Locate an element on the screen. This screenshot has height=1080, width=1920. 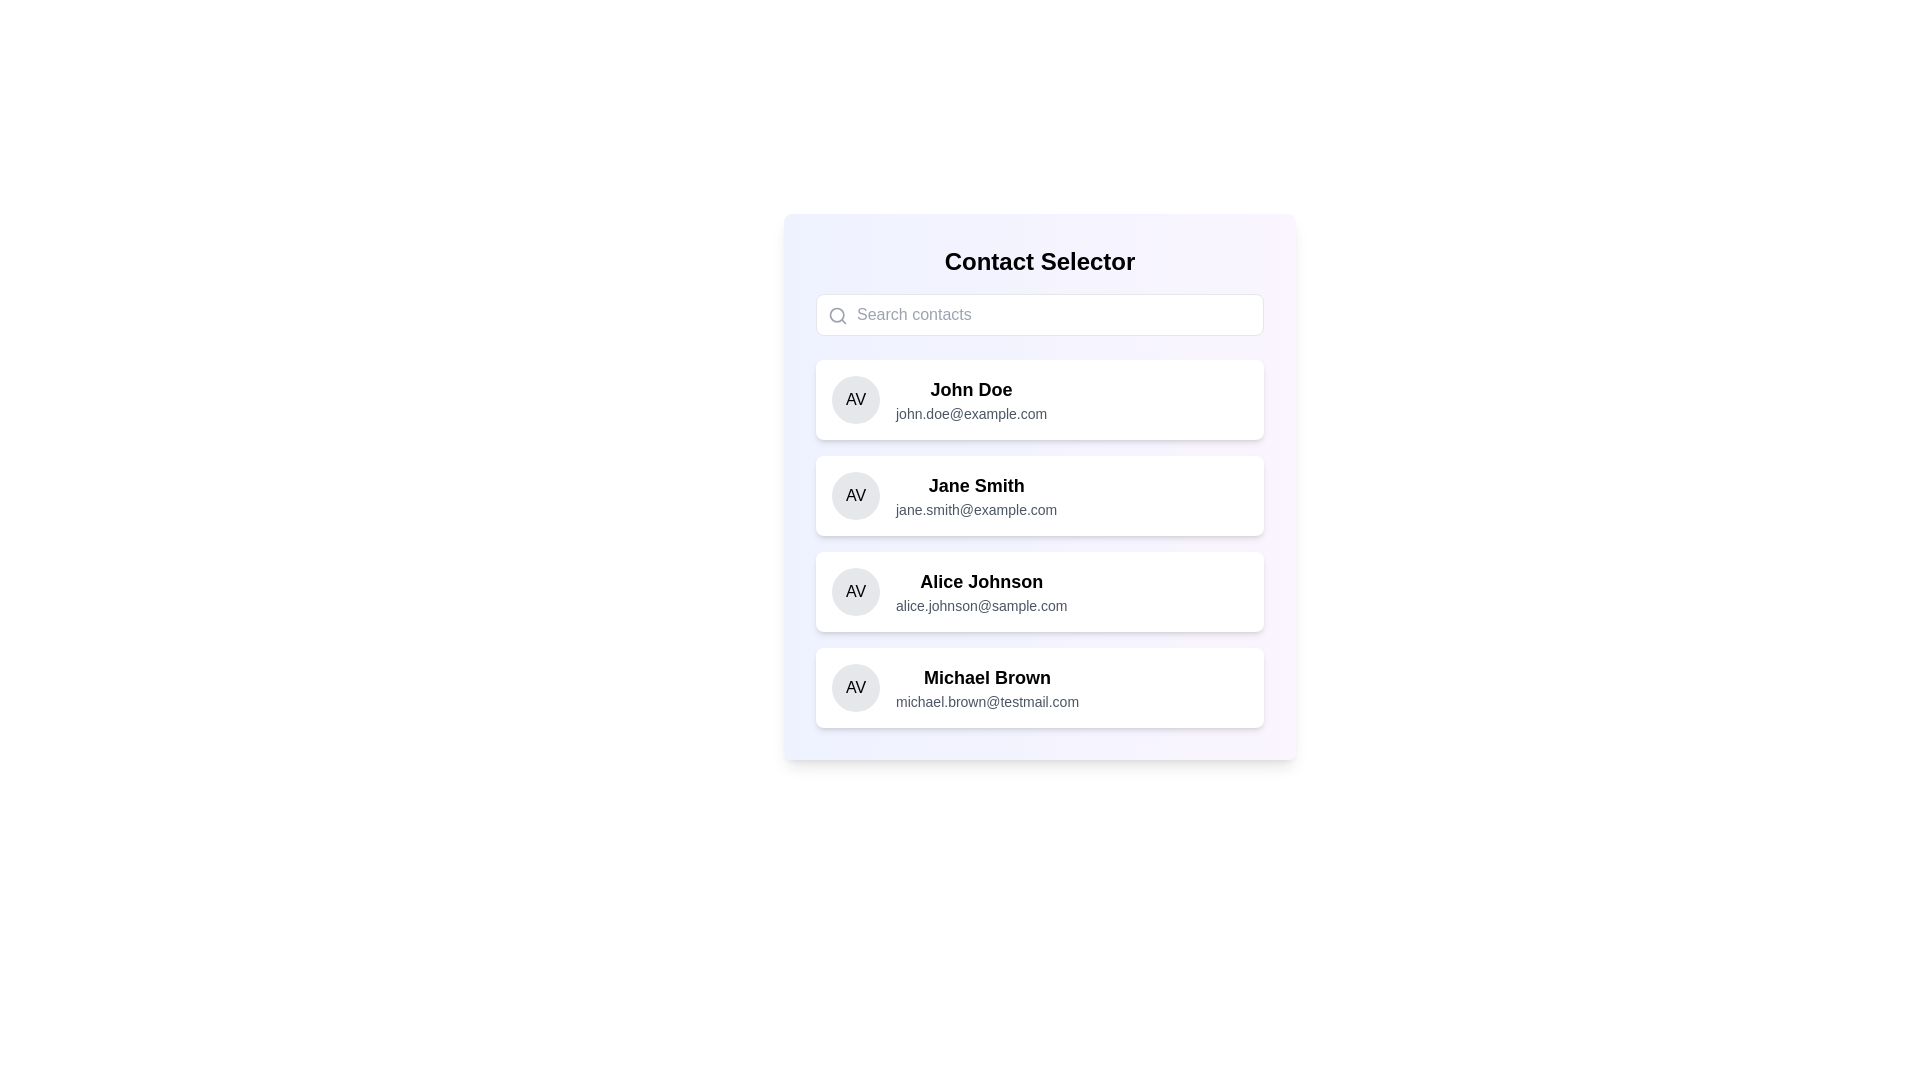
the avatar icon representing the contact 'John Doe' is located at coordinates (855, 400).